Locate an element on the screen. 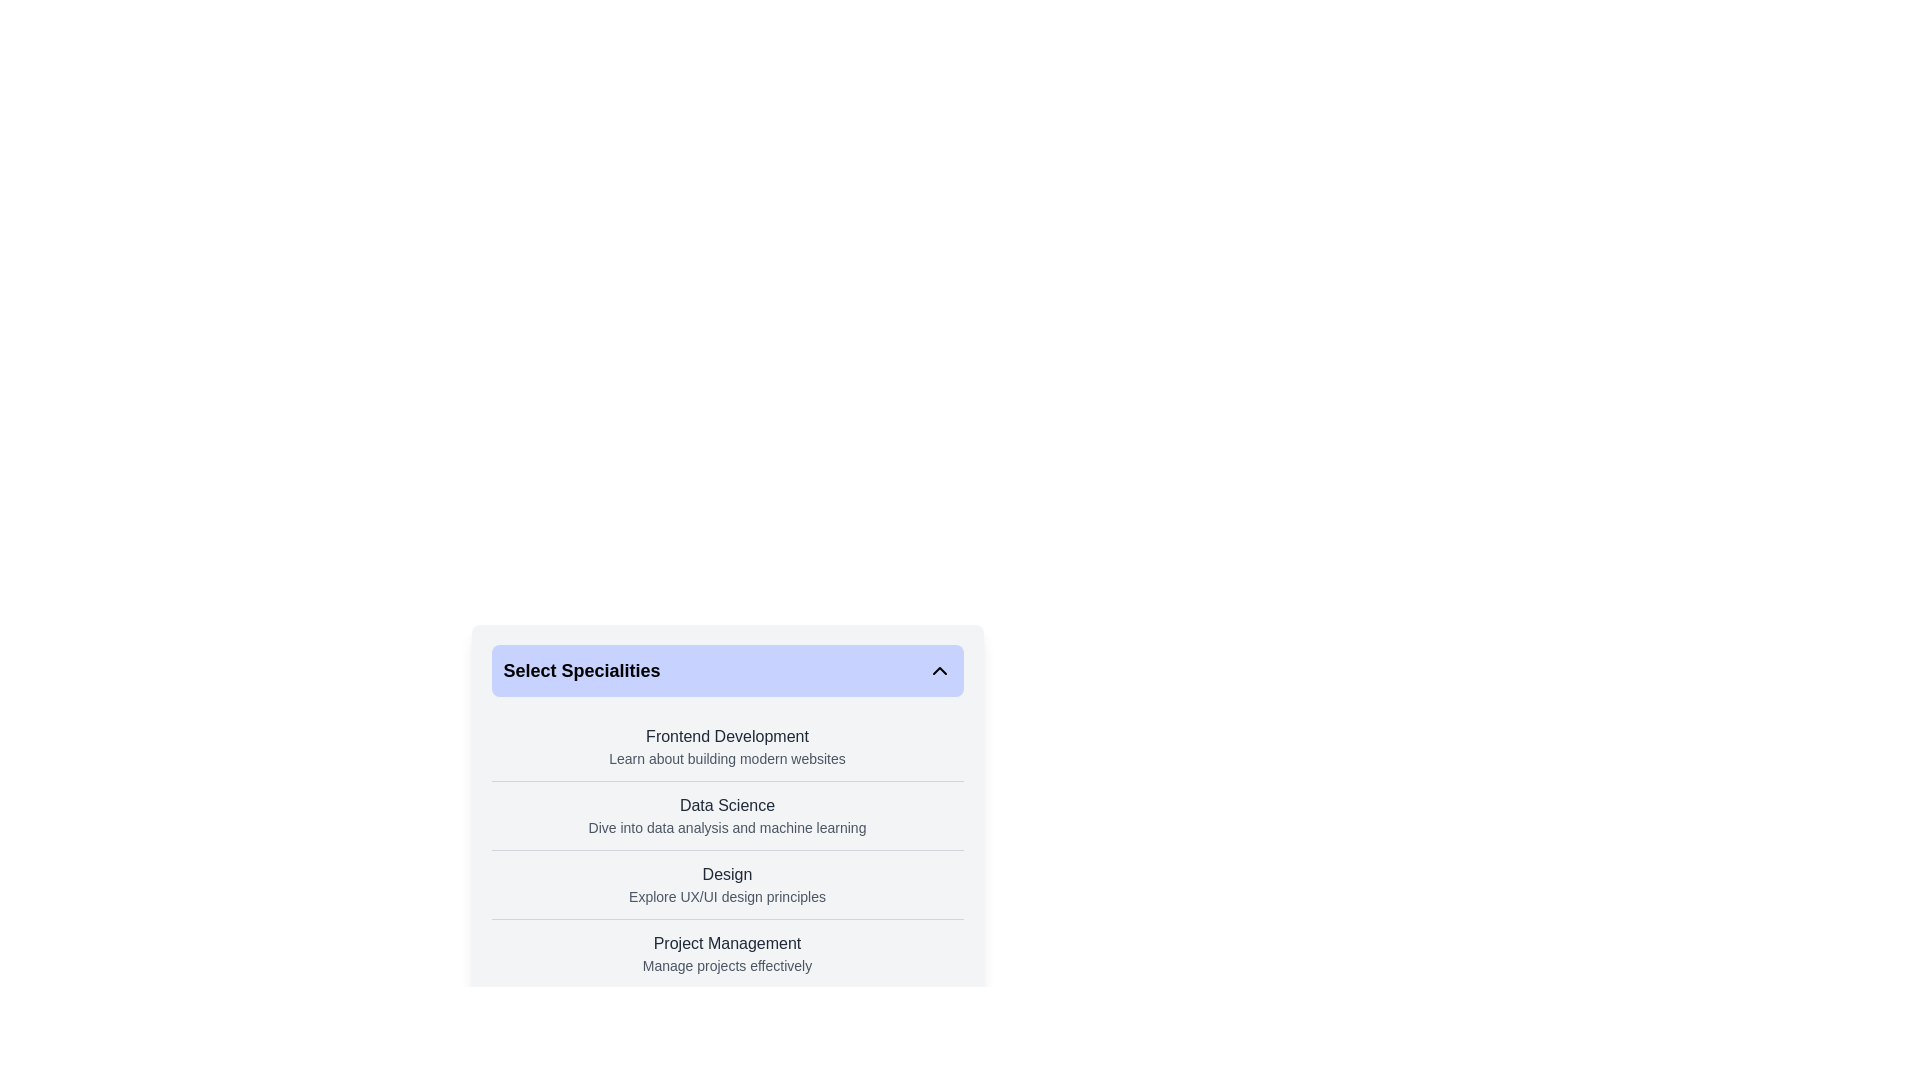 Image resolution: width=1920 pixels, height=1080 pixels. the 'Data Science' list item is located at coordinates (726, 836).